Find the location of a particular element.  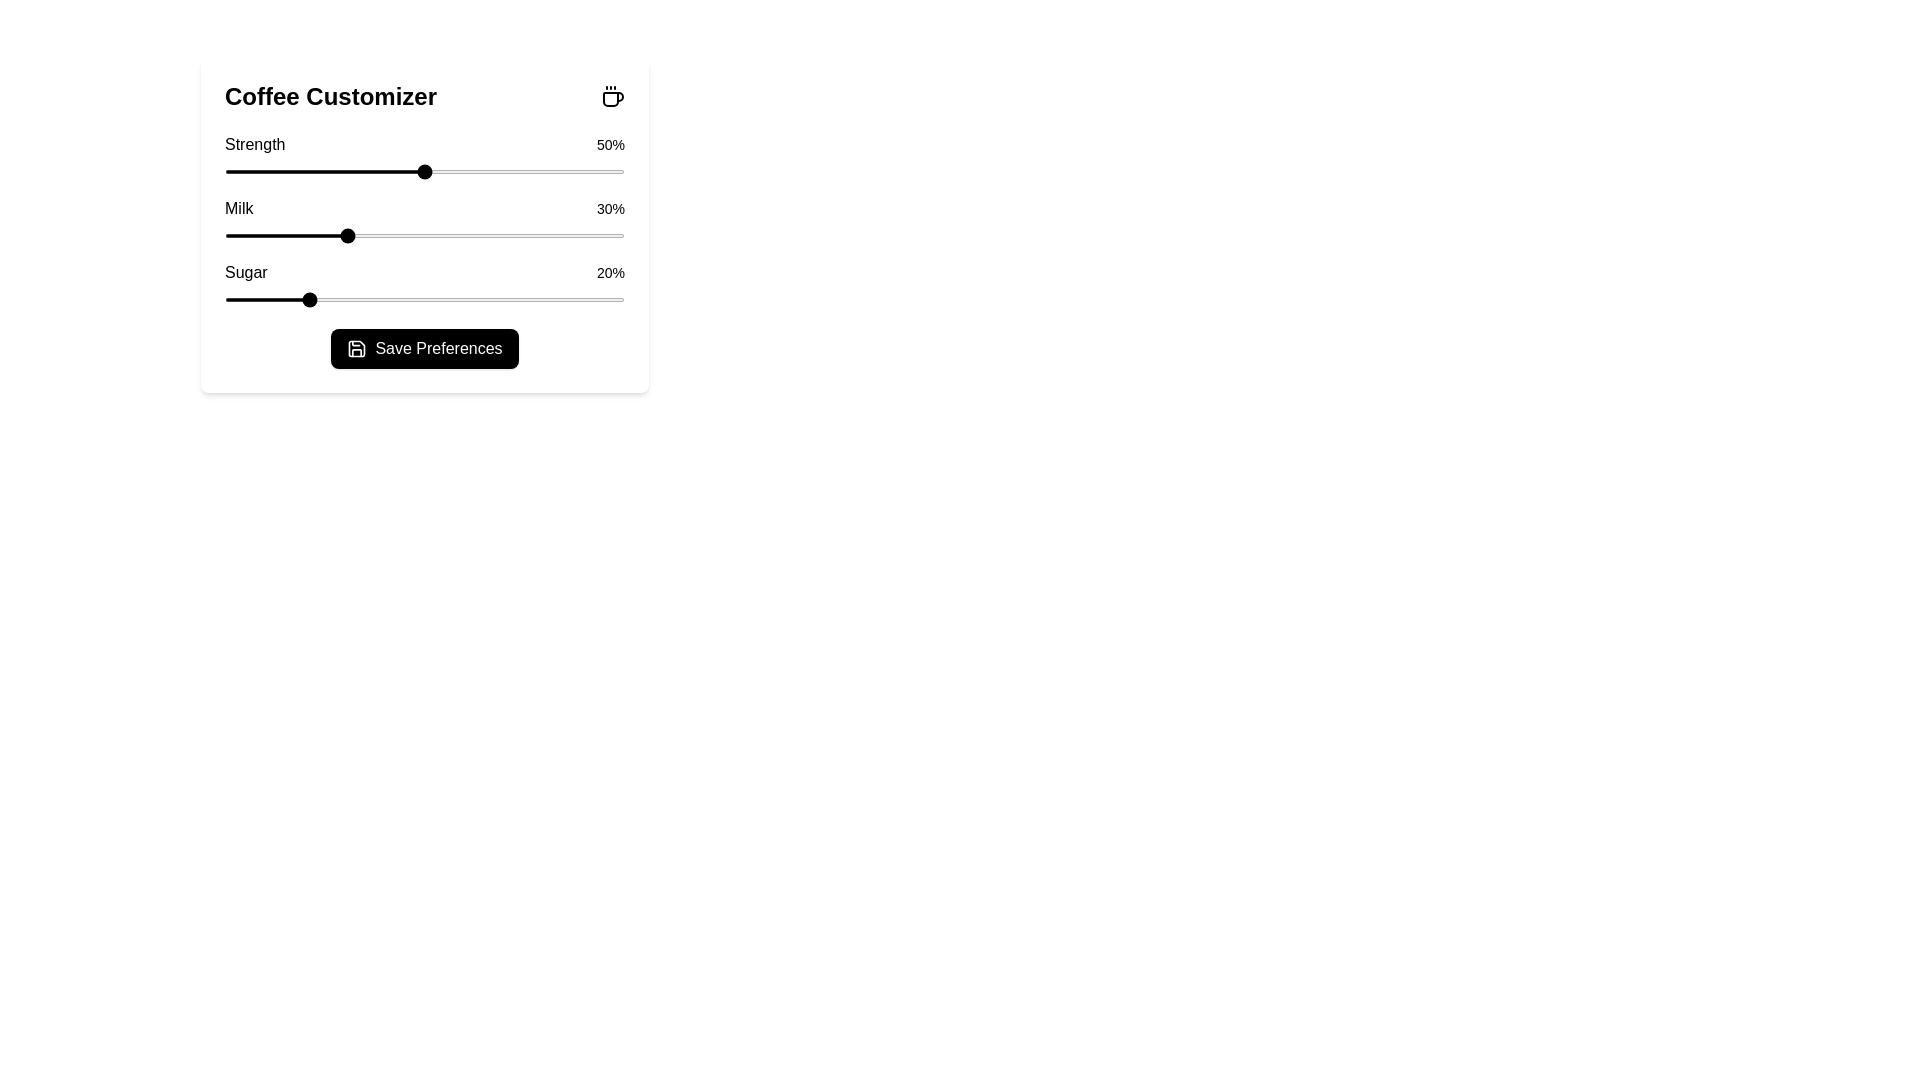

the strength slider is located at coordinates (459, 171).